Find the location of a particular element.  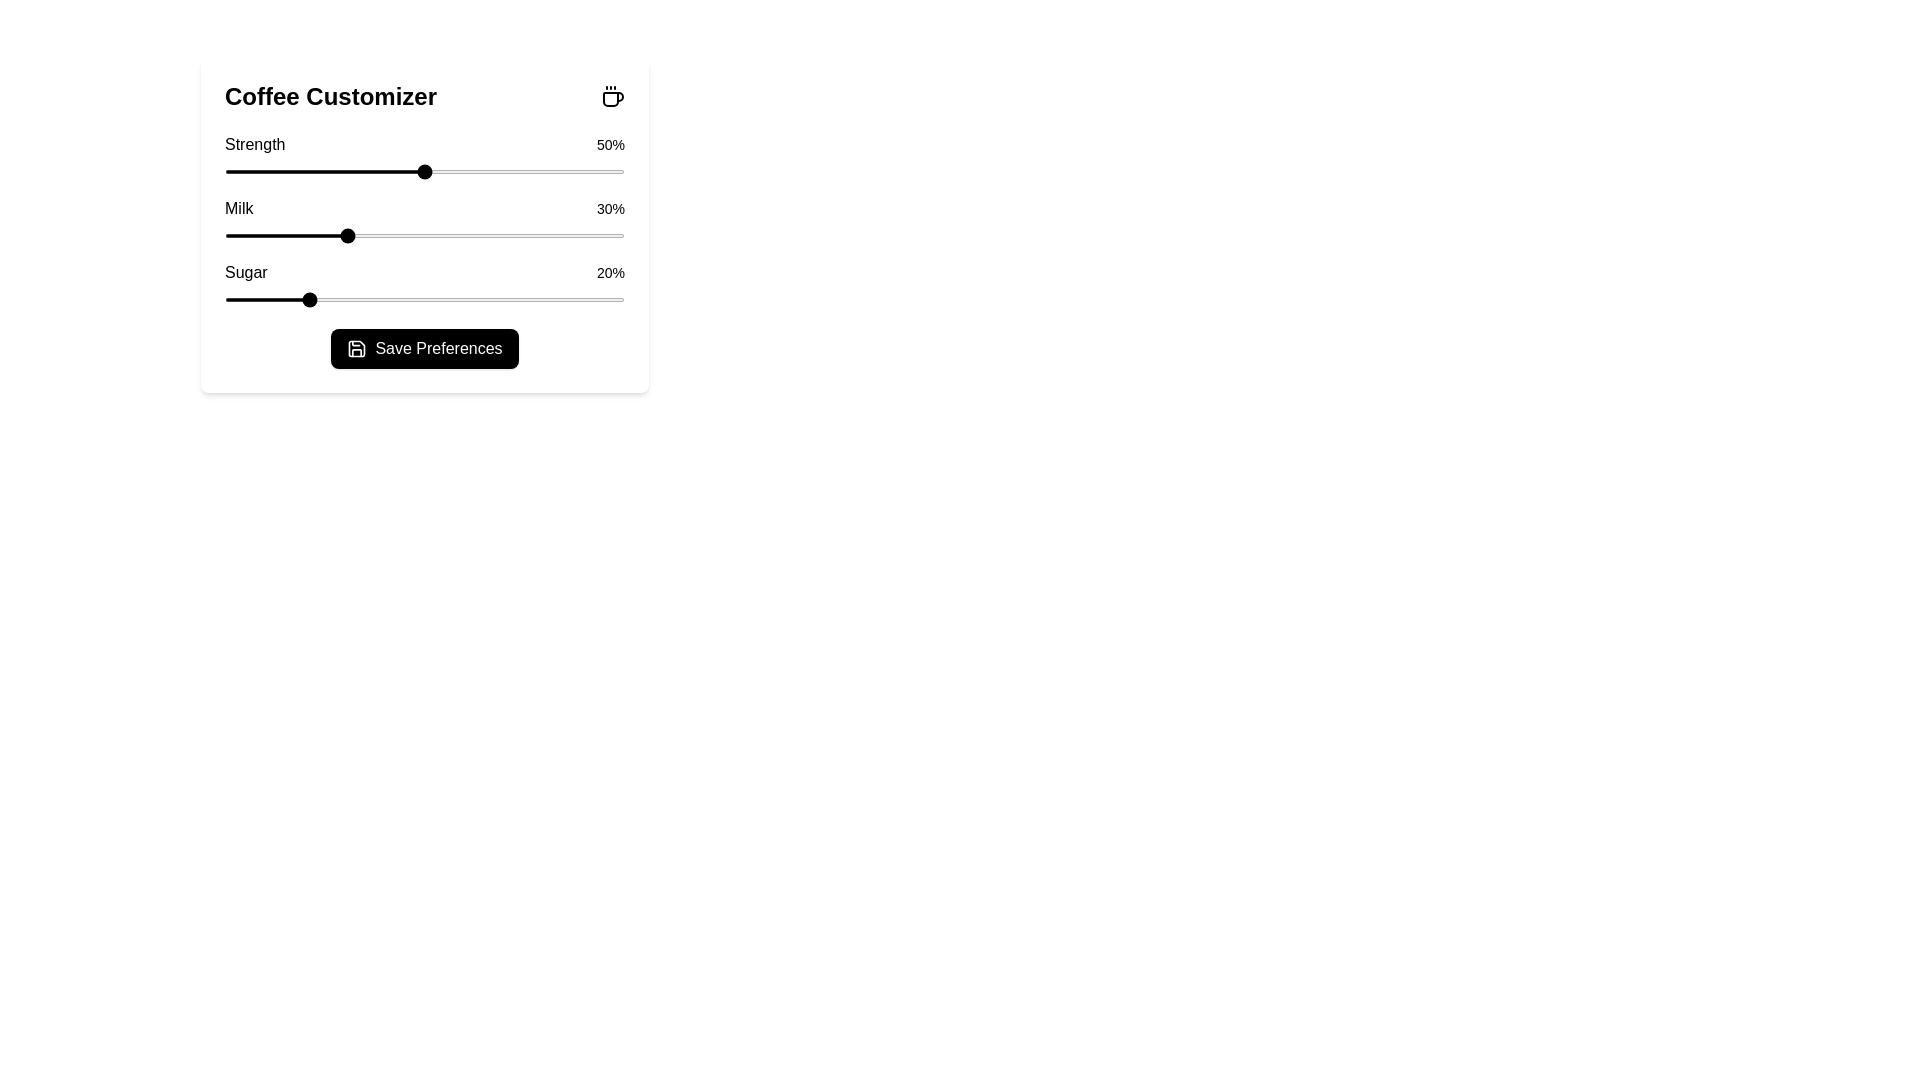

the strength slider is located at coordinates (459, 171).